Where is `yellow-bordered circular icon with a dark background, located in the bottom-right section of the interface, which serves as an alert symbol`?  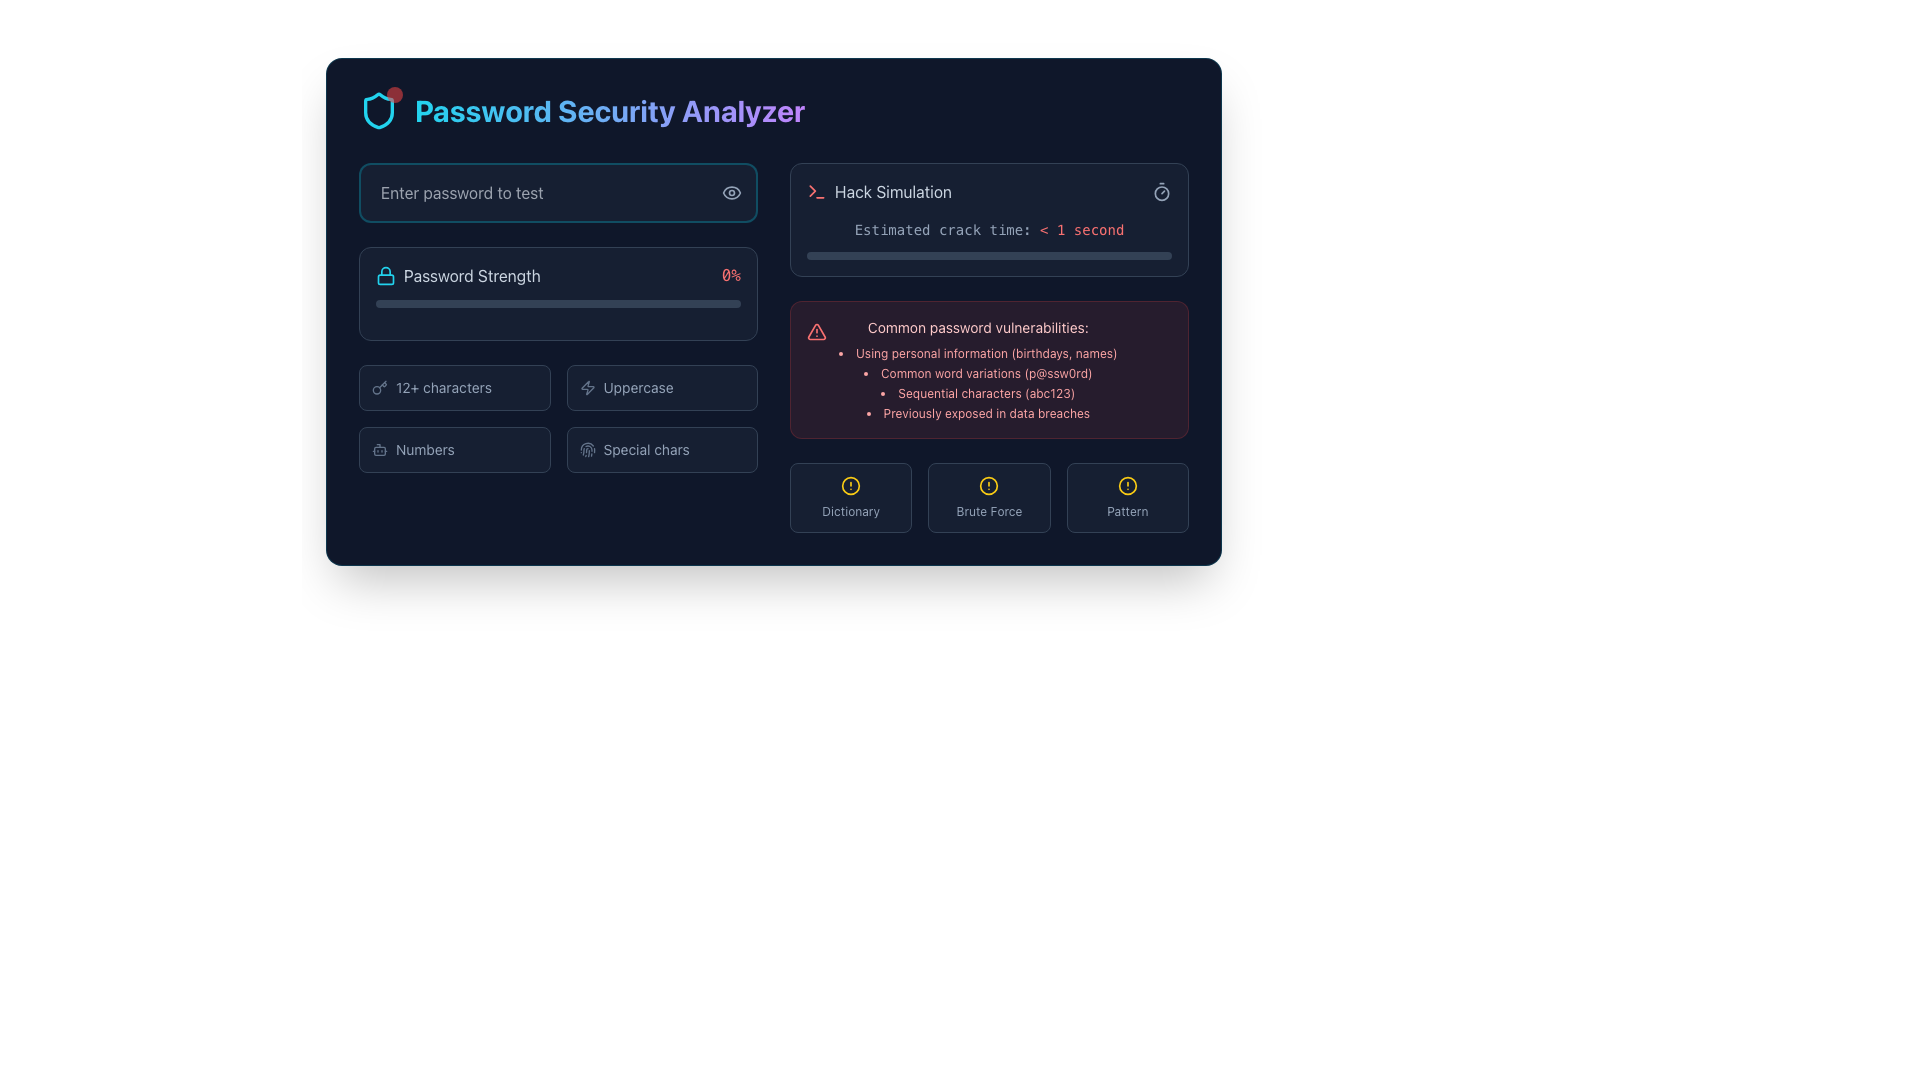 yellow-bordered circular icon with a dark background, located in the bottom-right section of the interface, which serves as an alert symbol is located at coordinates (1127, 486).